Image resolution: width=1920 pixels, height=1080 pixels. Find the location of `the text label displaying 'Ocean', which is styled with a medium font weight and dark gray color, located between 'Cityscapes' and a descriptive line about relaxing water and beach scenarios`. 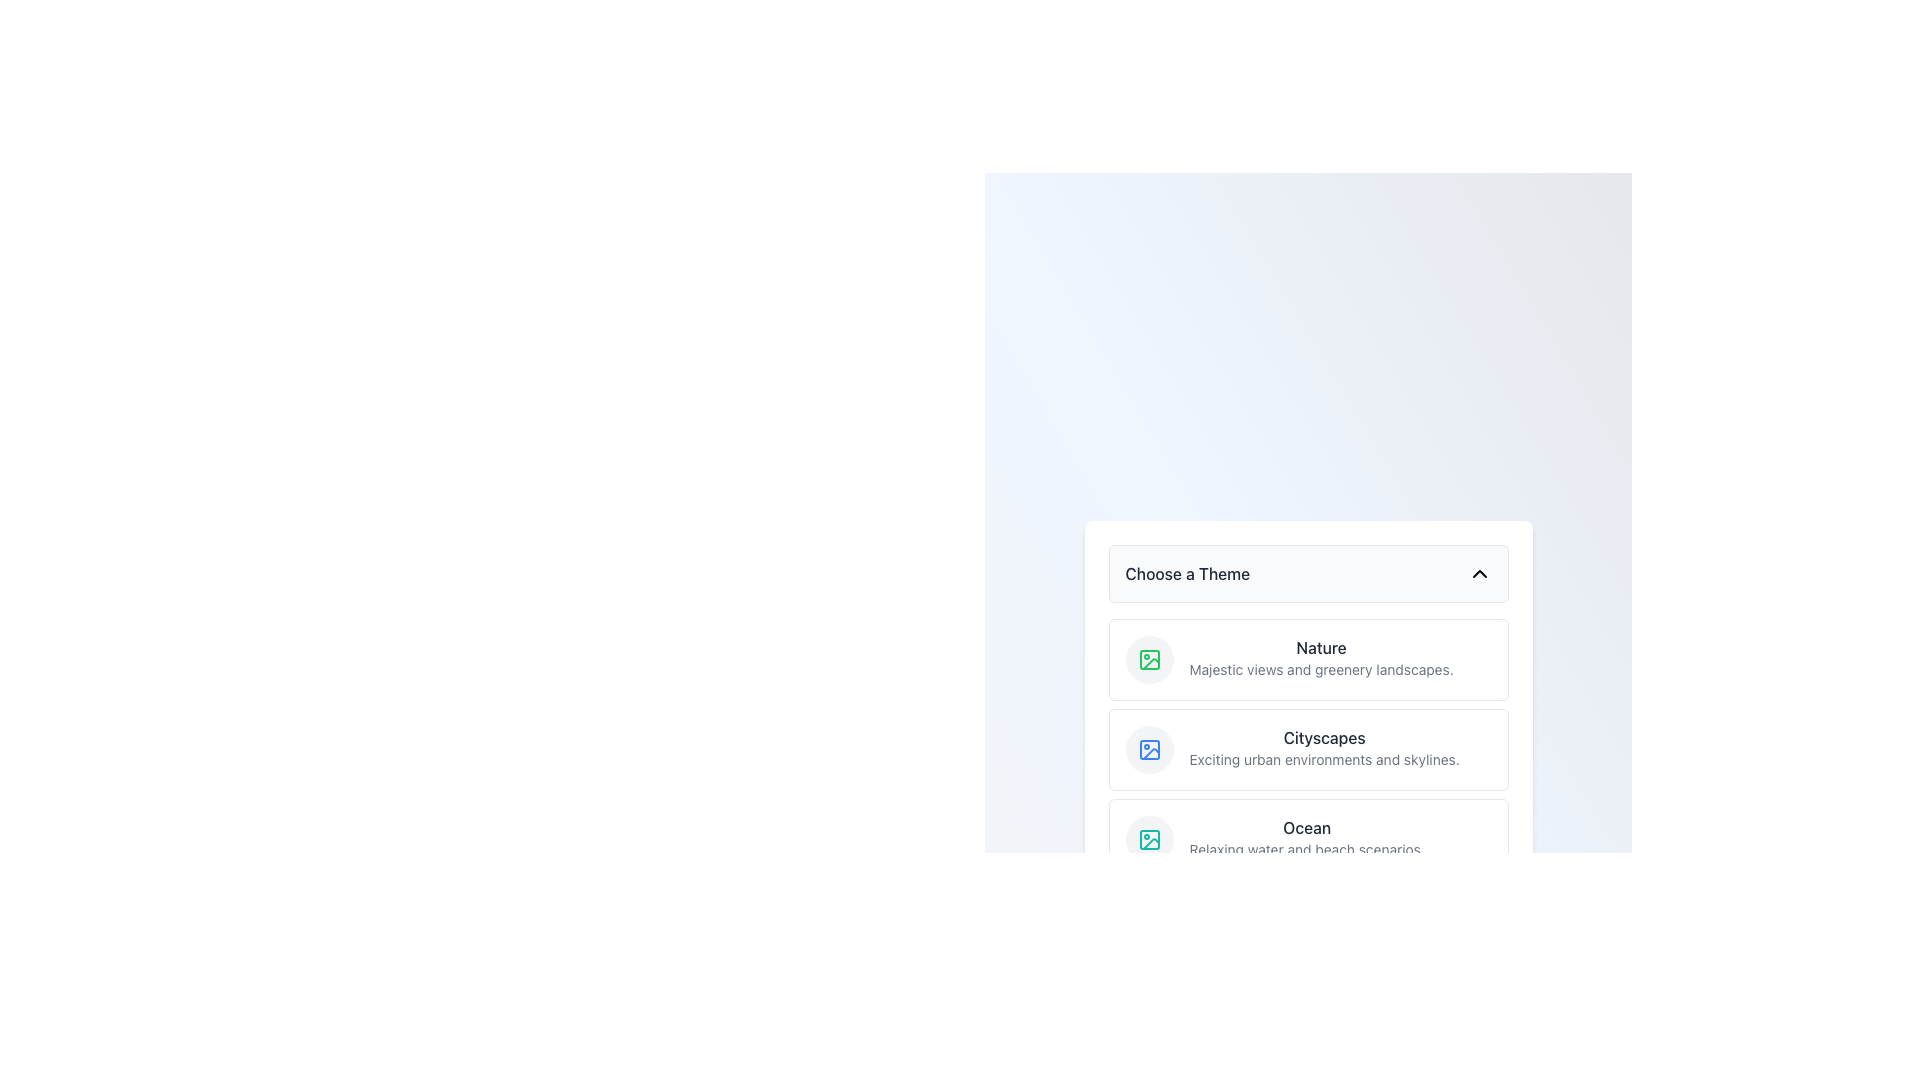

the text label displaying 'Ocean', which is styled with a medium font weight and dark gray color, located between 'Cityscapes' and a descriptive line about relaxing water and beach scenarios is located at coordinates (1307, 828).